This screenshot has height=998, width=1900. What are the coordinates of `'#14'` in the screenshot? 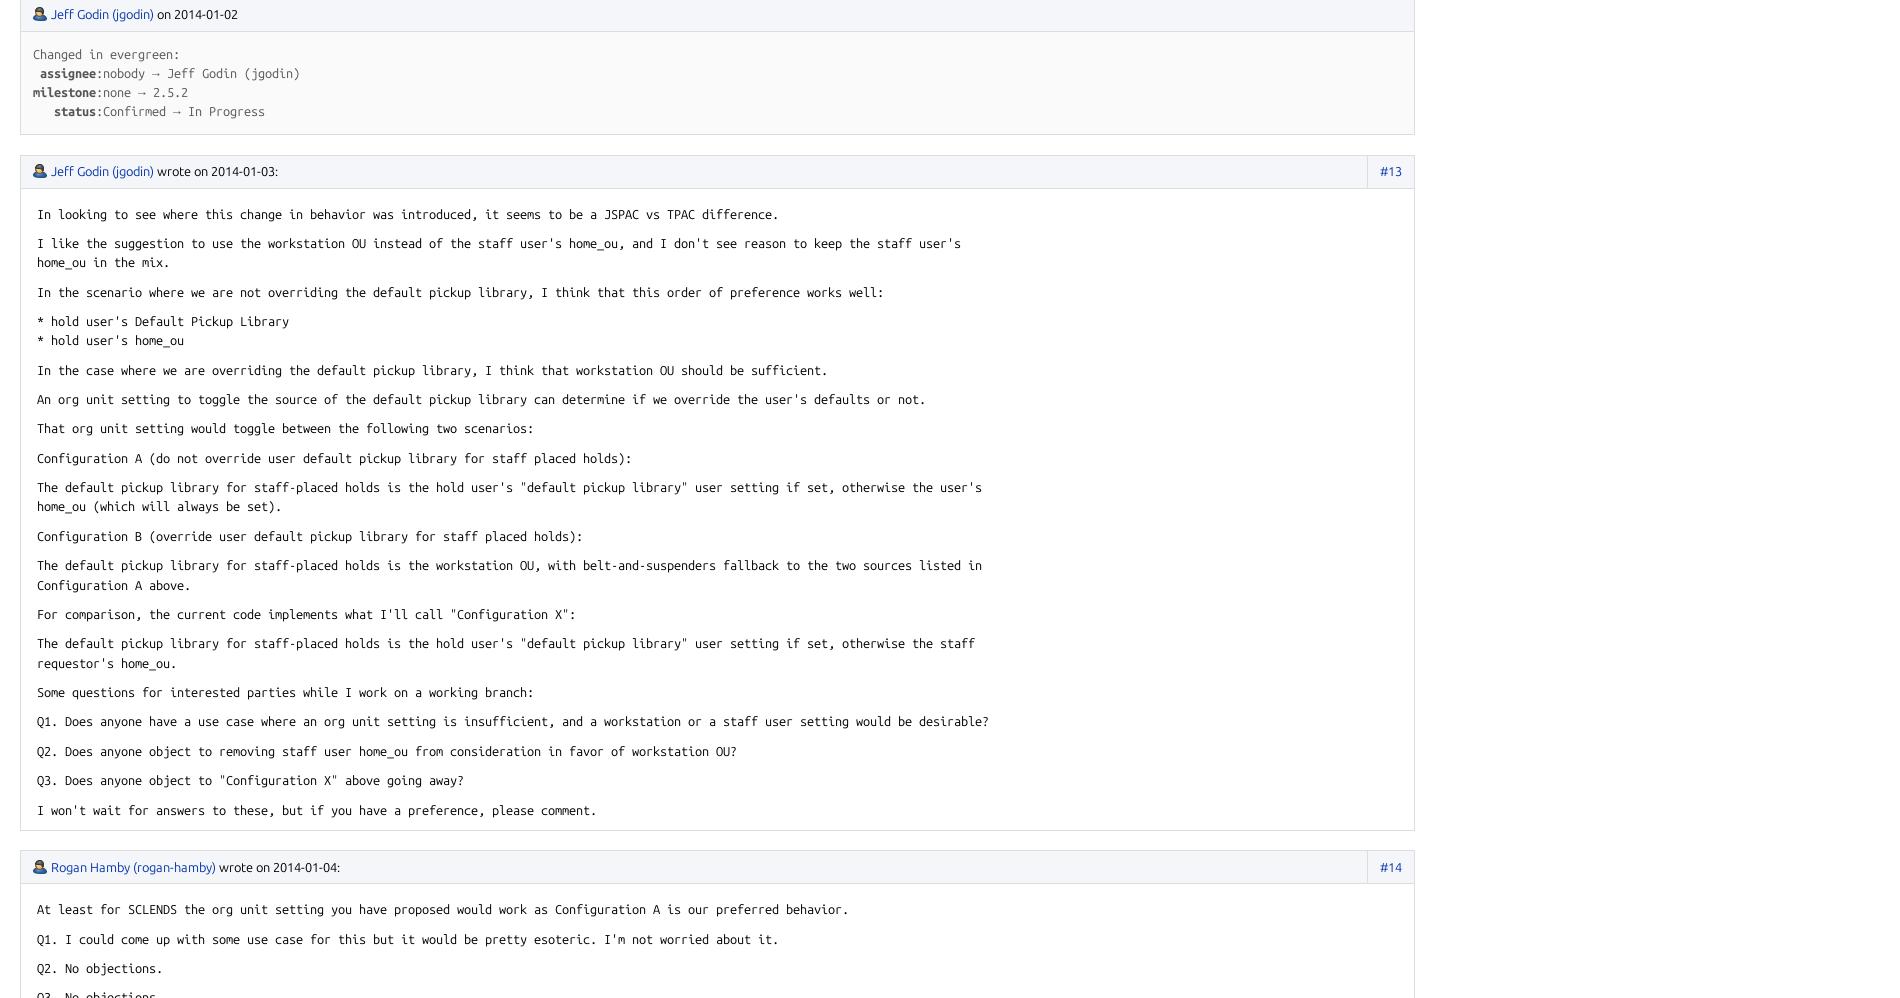 It's located at (1389, 864).